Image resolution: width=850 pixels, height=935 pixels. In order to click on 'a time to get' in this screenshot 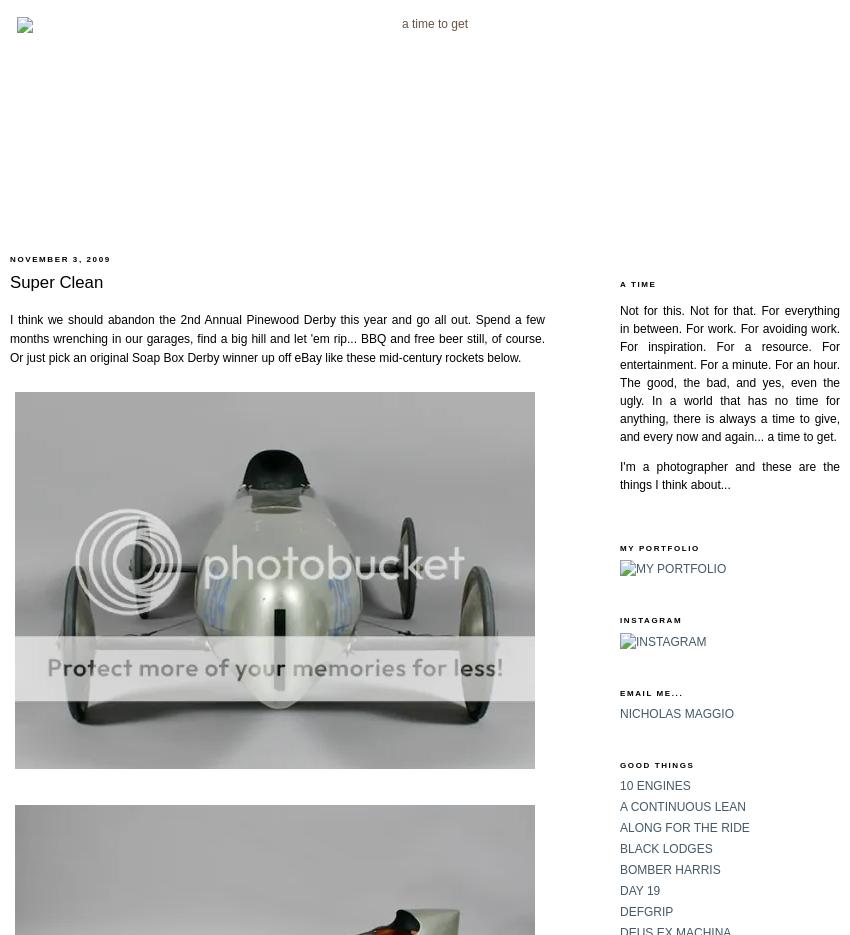, I will do `click(797, 436)`.